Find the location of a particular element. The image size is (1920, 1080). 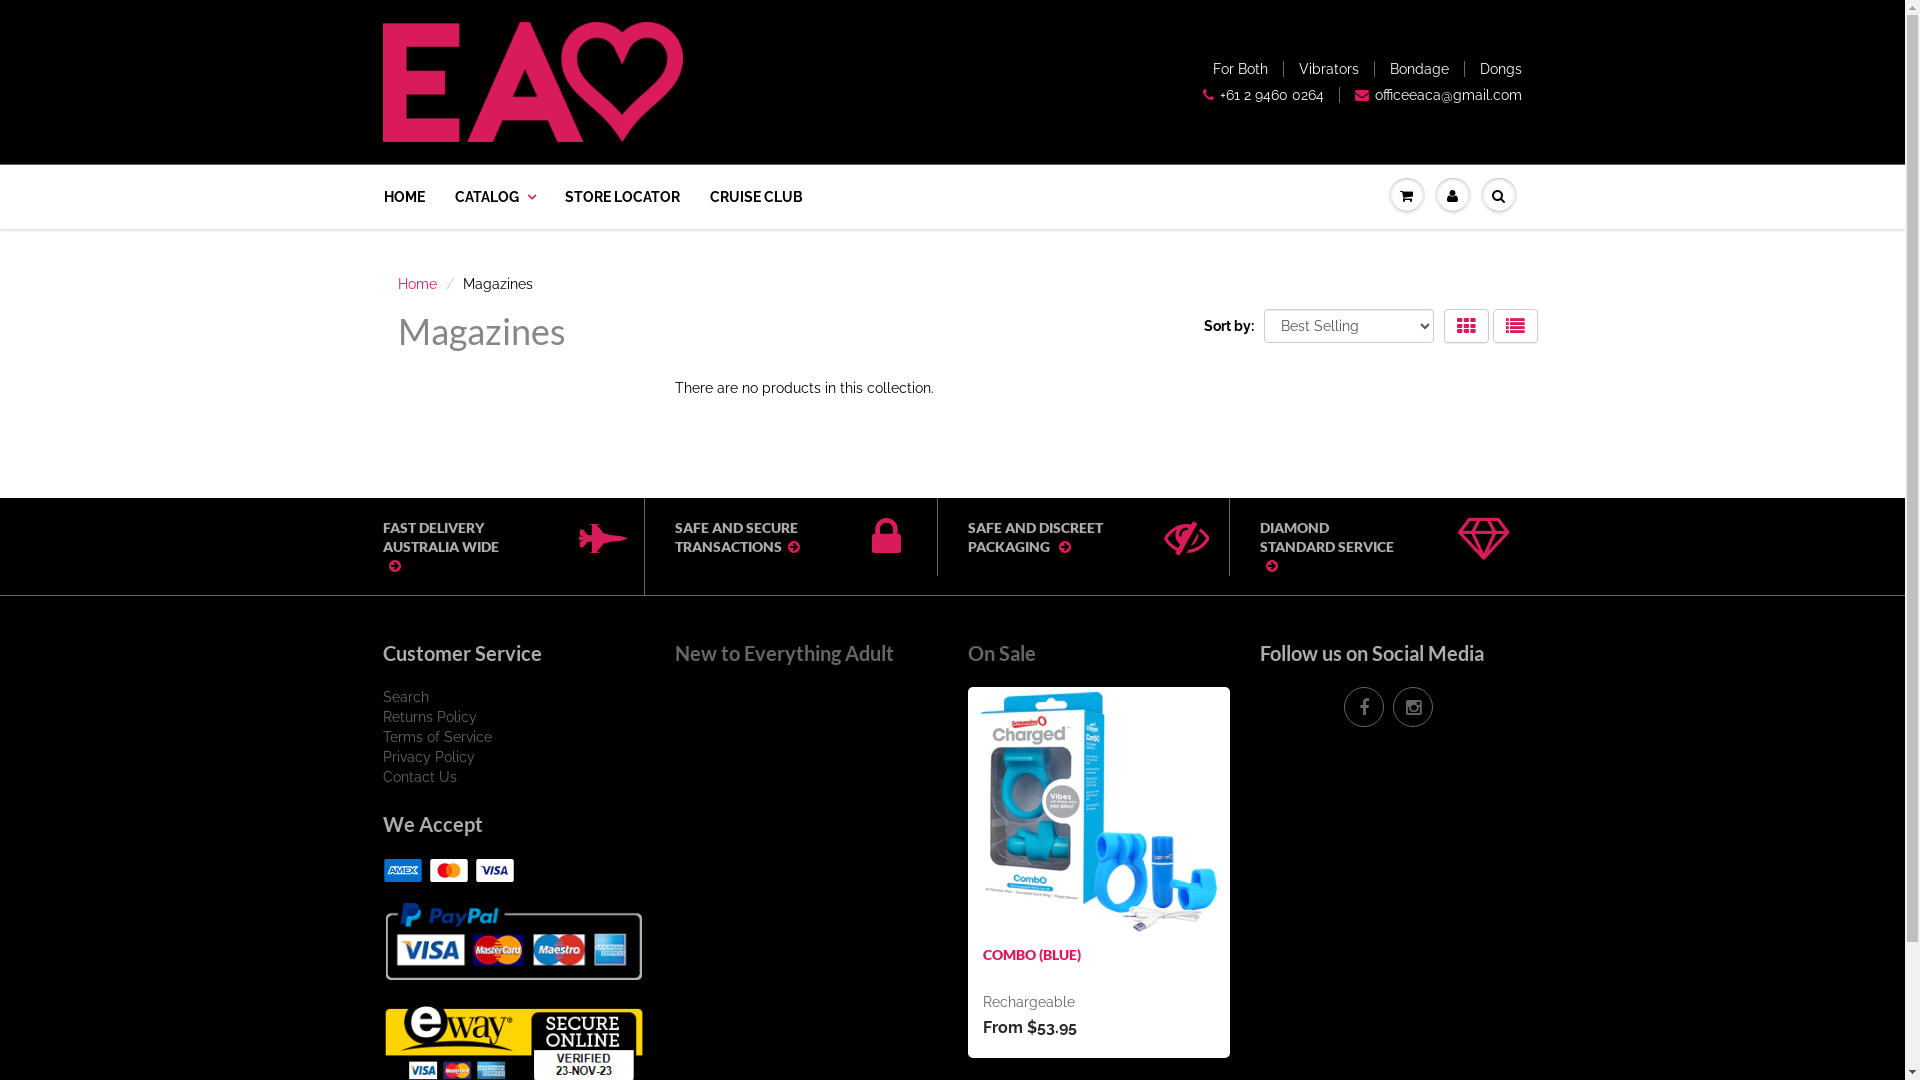

'+61 2 9460 0264' is located at coordinates (1202, 95).